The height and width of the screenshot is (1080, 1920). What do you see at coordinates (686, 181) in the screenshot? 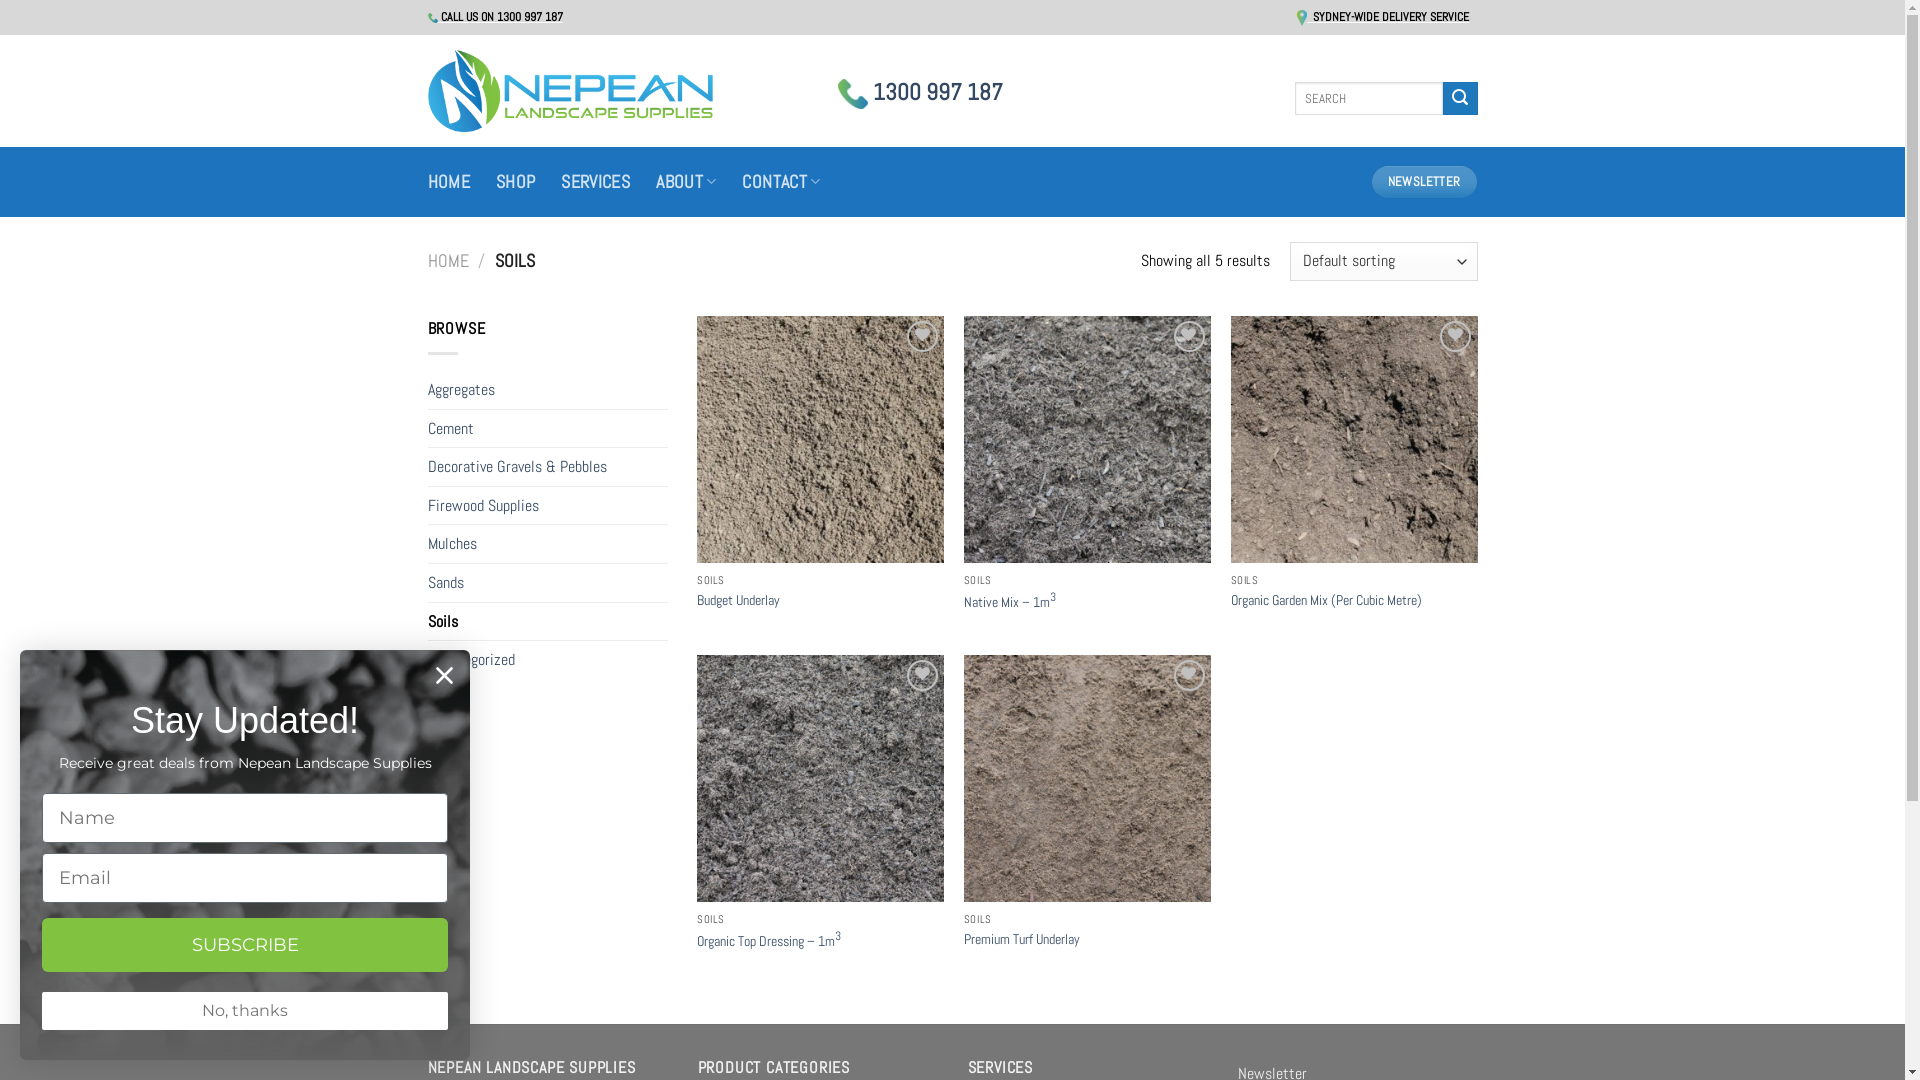
I see `'ABOUT'` at bounding box center [686, 181].